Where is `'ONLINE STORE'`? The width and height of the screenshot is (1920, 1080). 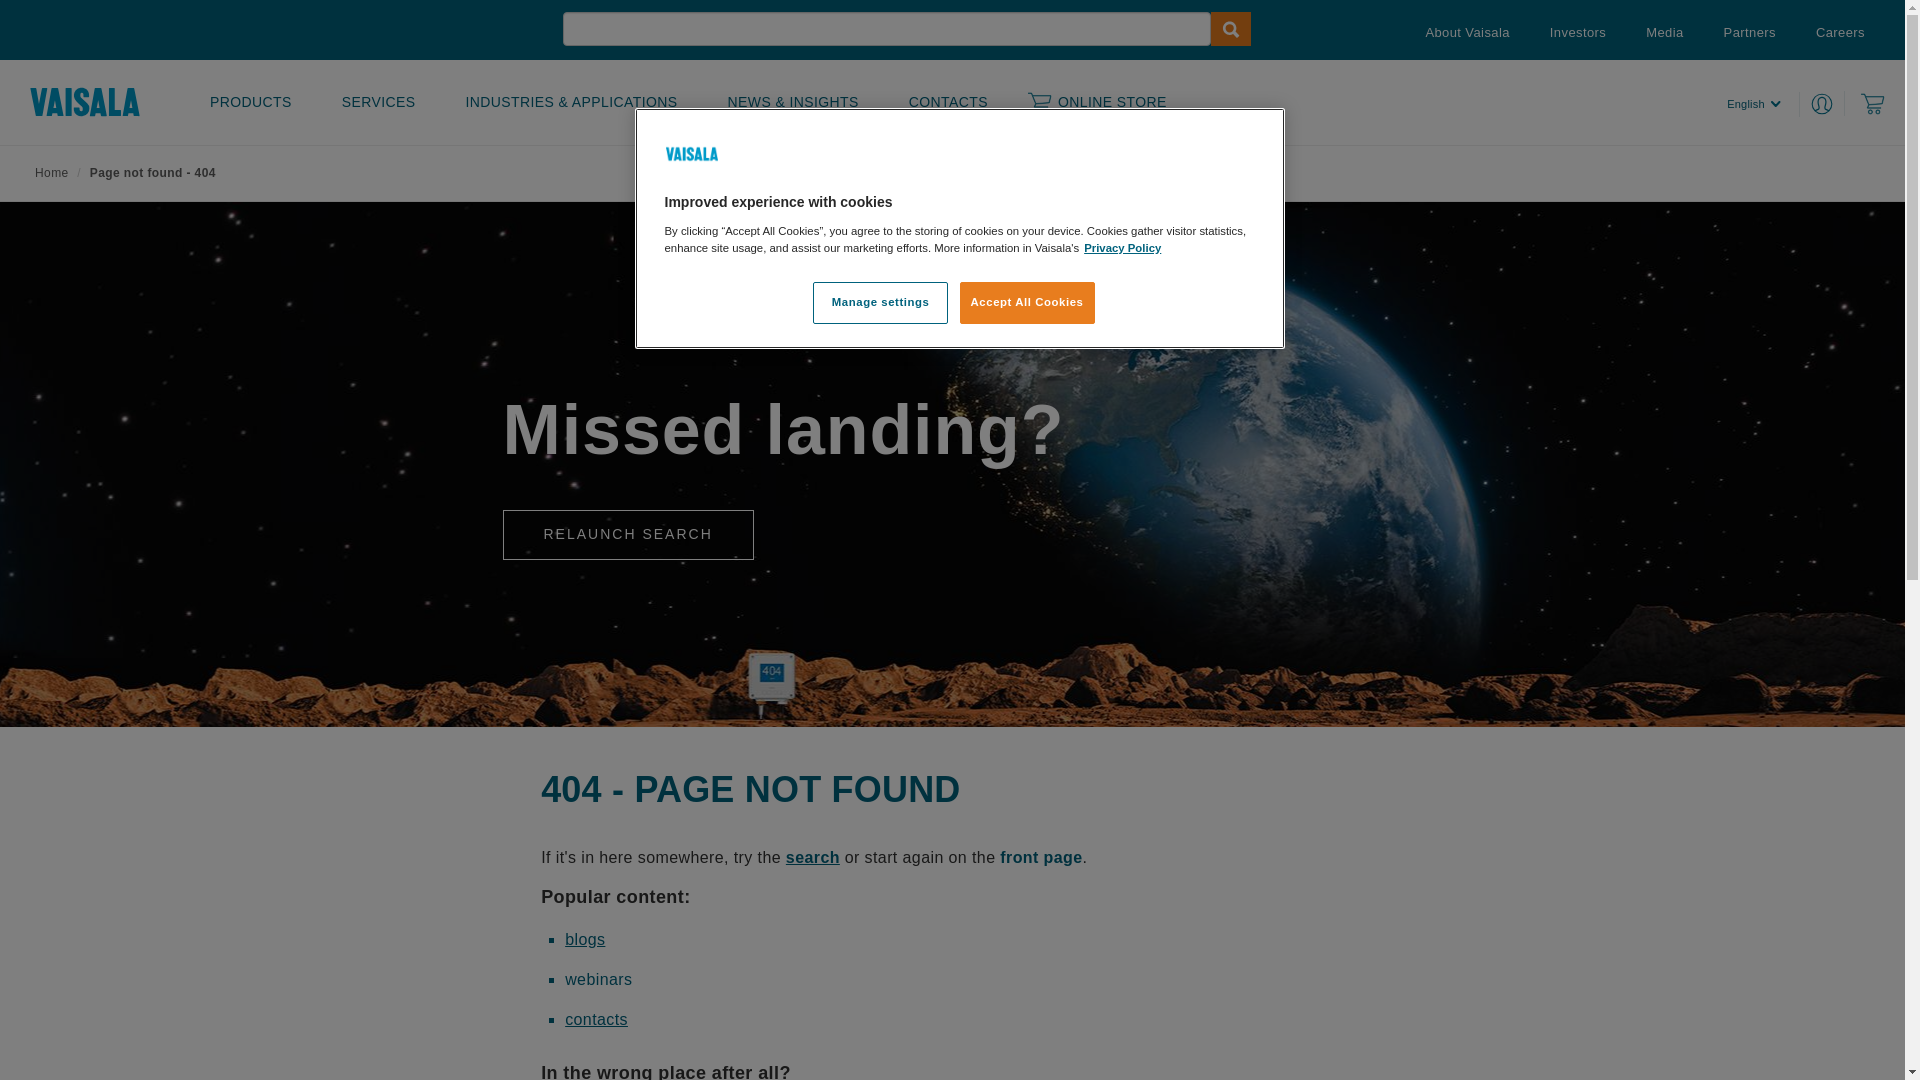 'ONLINE STORE' is located at coordinates (1096, 102).